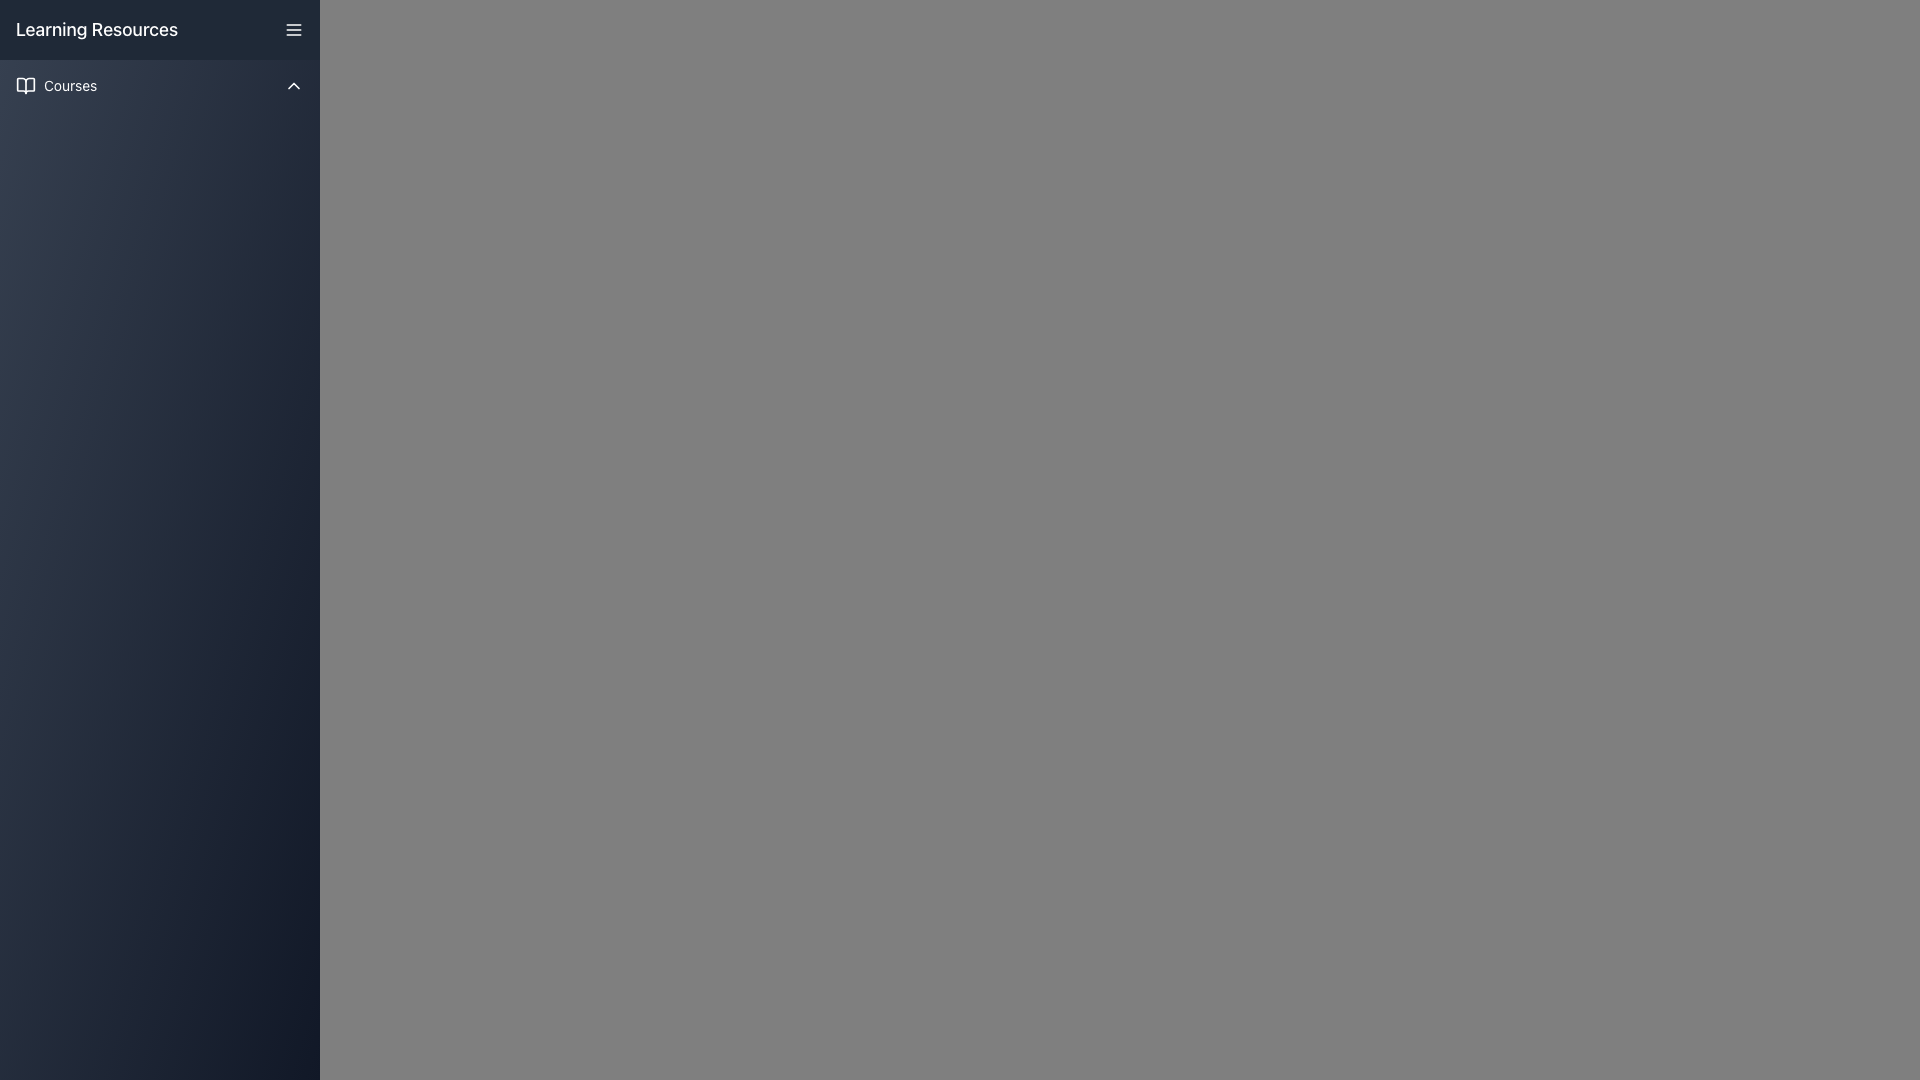 Image resolution: width=1920 pixels, height=1080 pixels. Describe the element at coordinates (292, 84) in the screenshot. I see `the upward-pointing chevron icon located in the 'Courses' section` at that location.